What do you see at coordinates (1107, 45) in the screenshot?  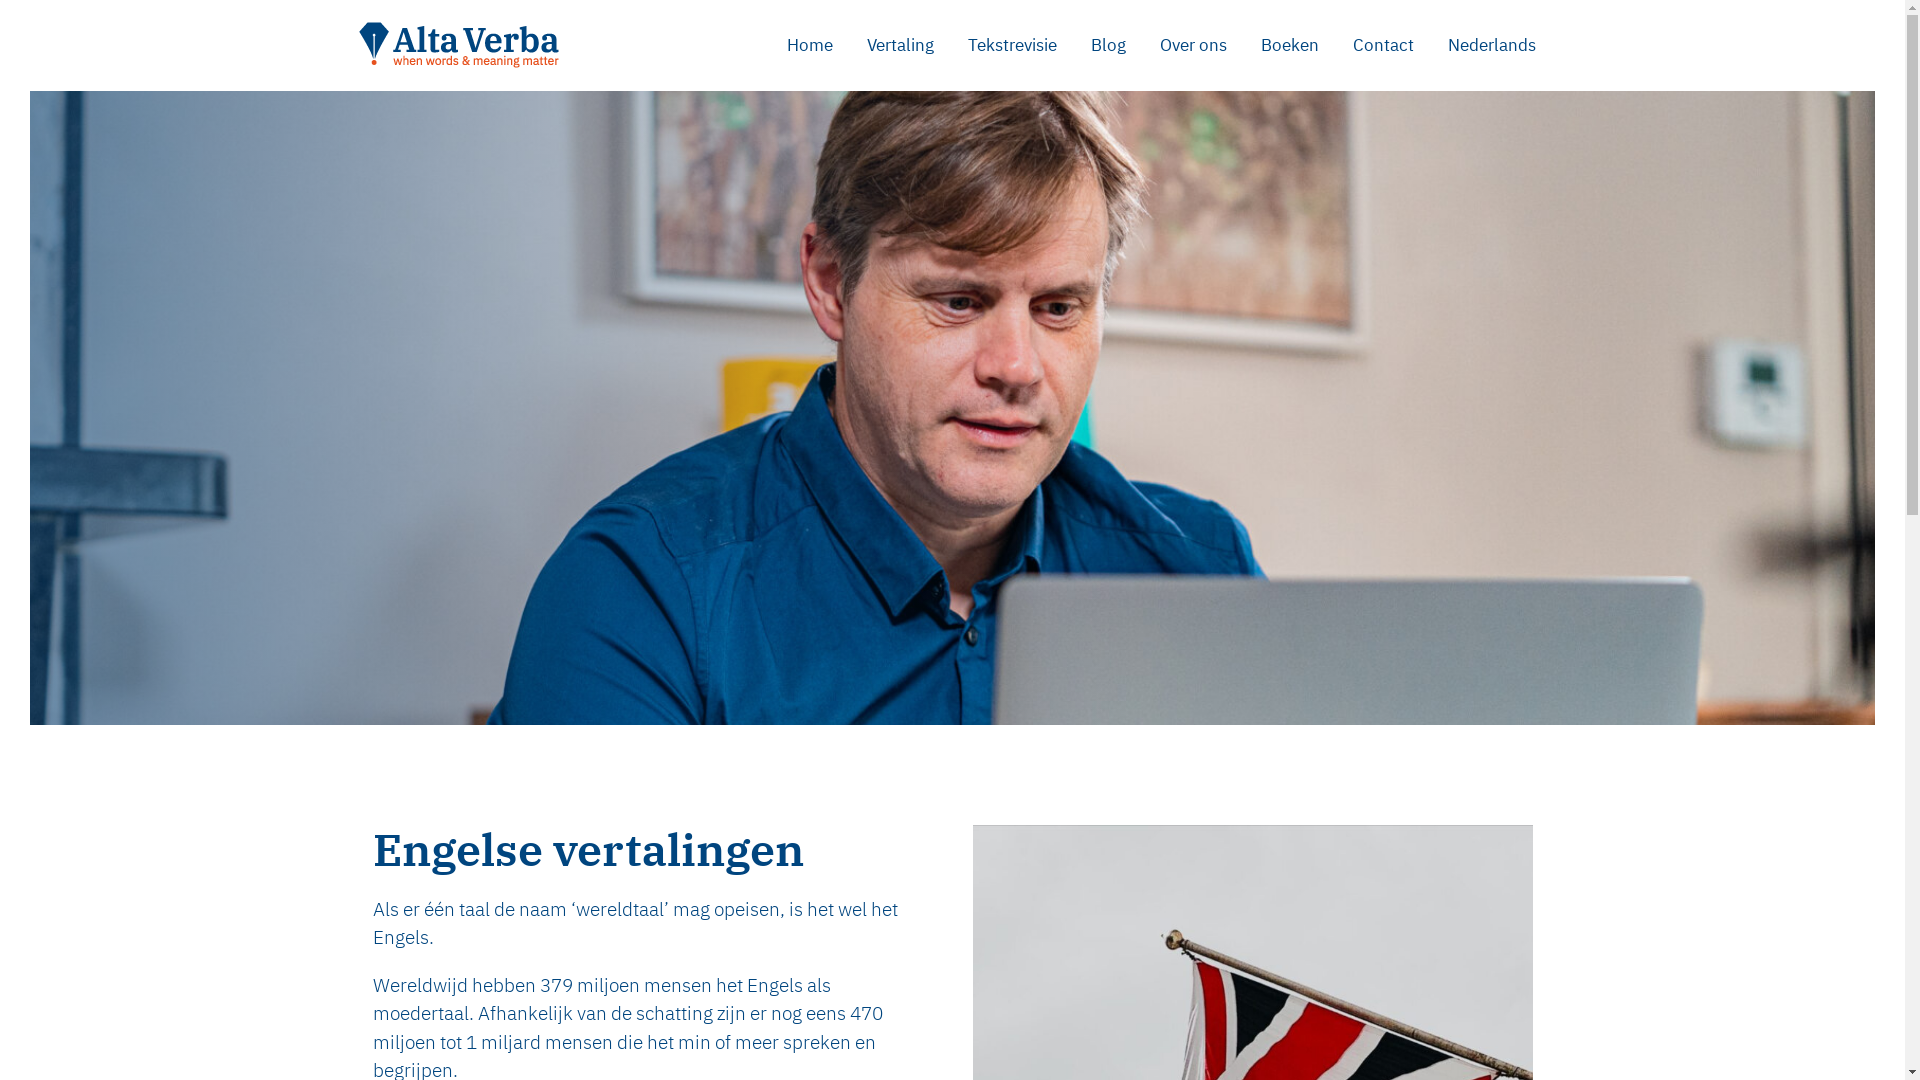 I see `'Blog'` at bounding box center [1107, 45].